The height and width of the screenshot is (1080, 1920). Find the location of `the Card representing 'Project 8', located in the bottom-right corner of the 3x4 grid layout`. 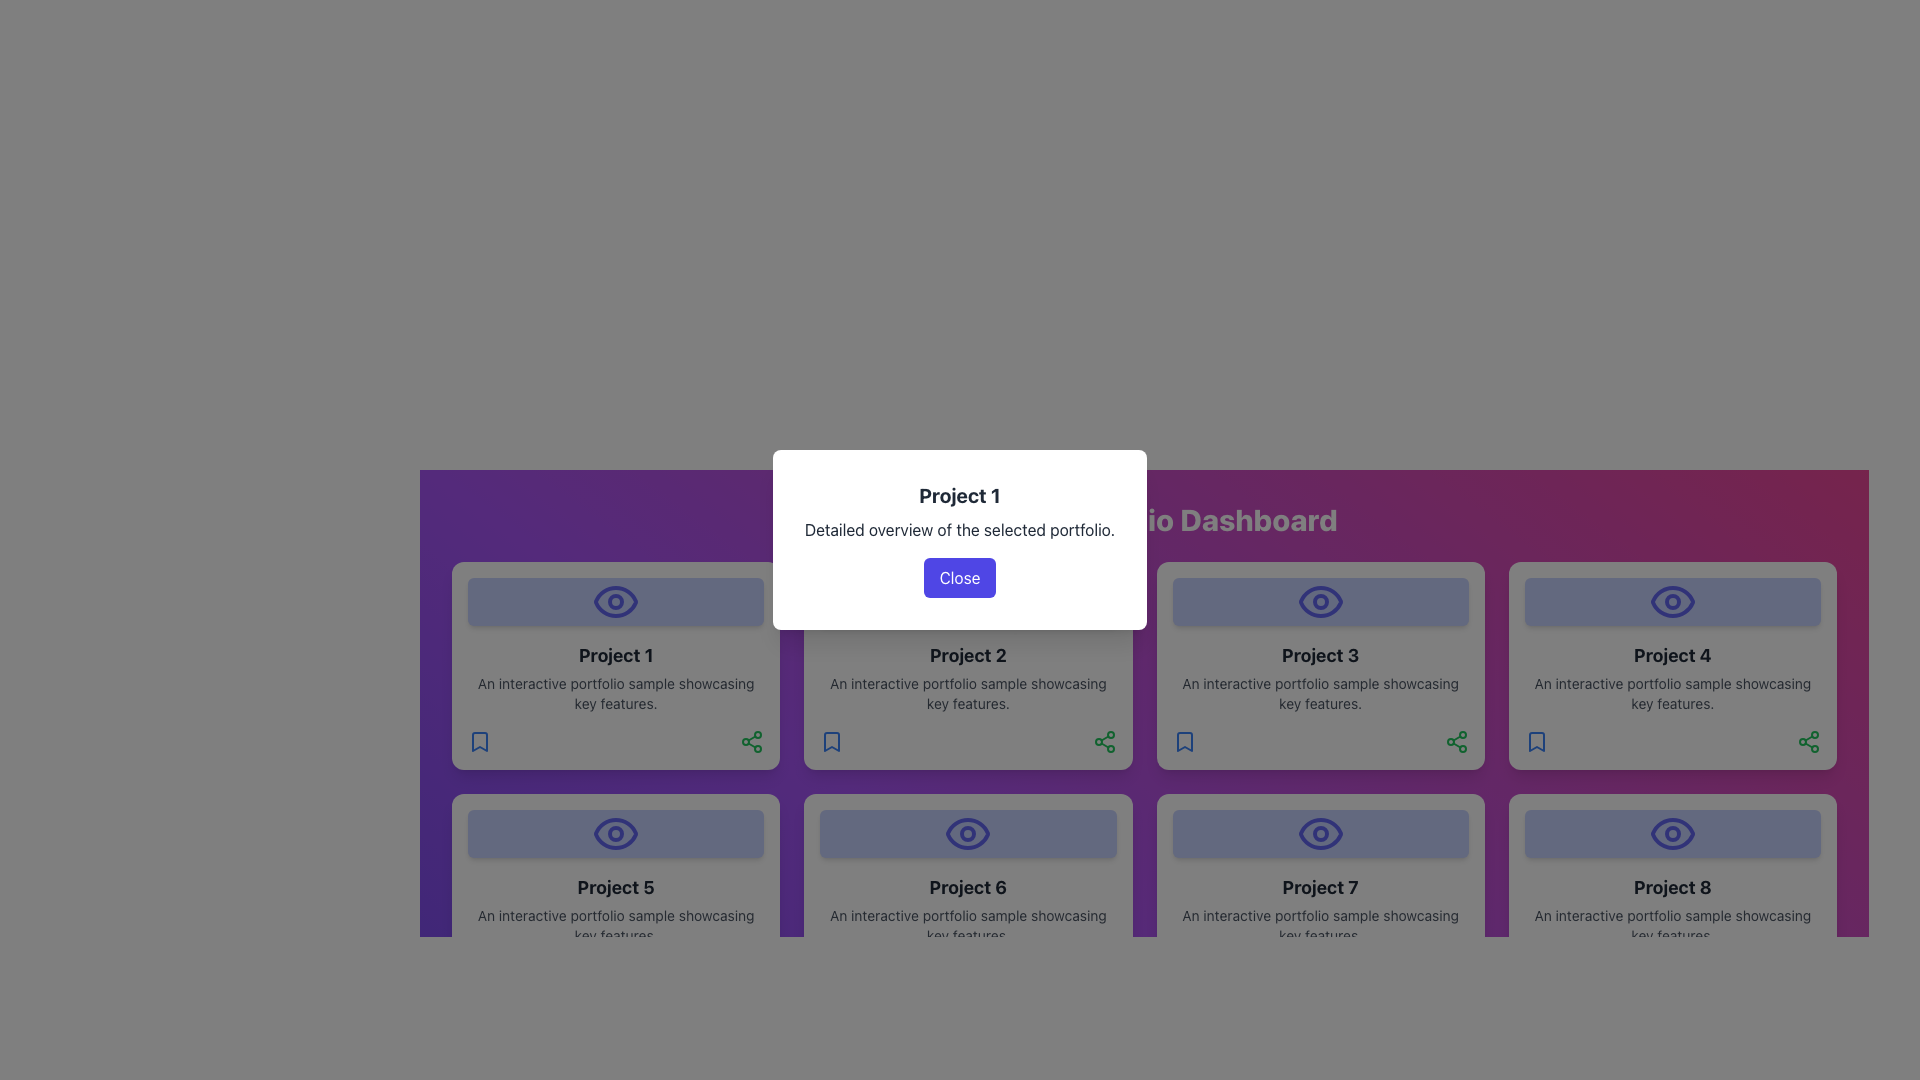

the Card representing 'Project 8', located in the bottom-right corner of the 3x4 grid layout is located at coordinates (1672, 897).